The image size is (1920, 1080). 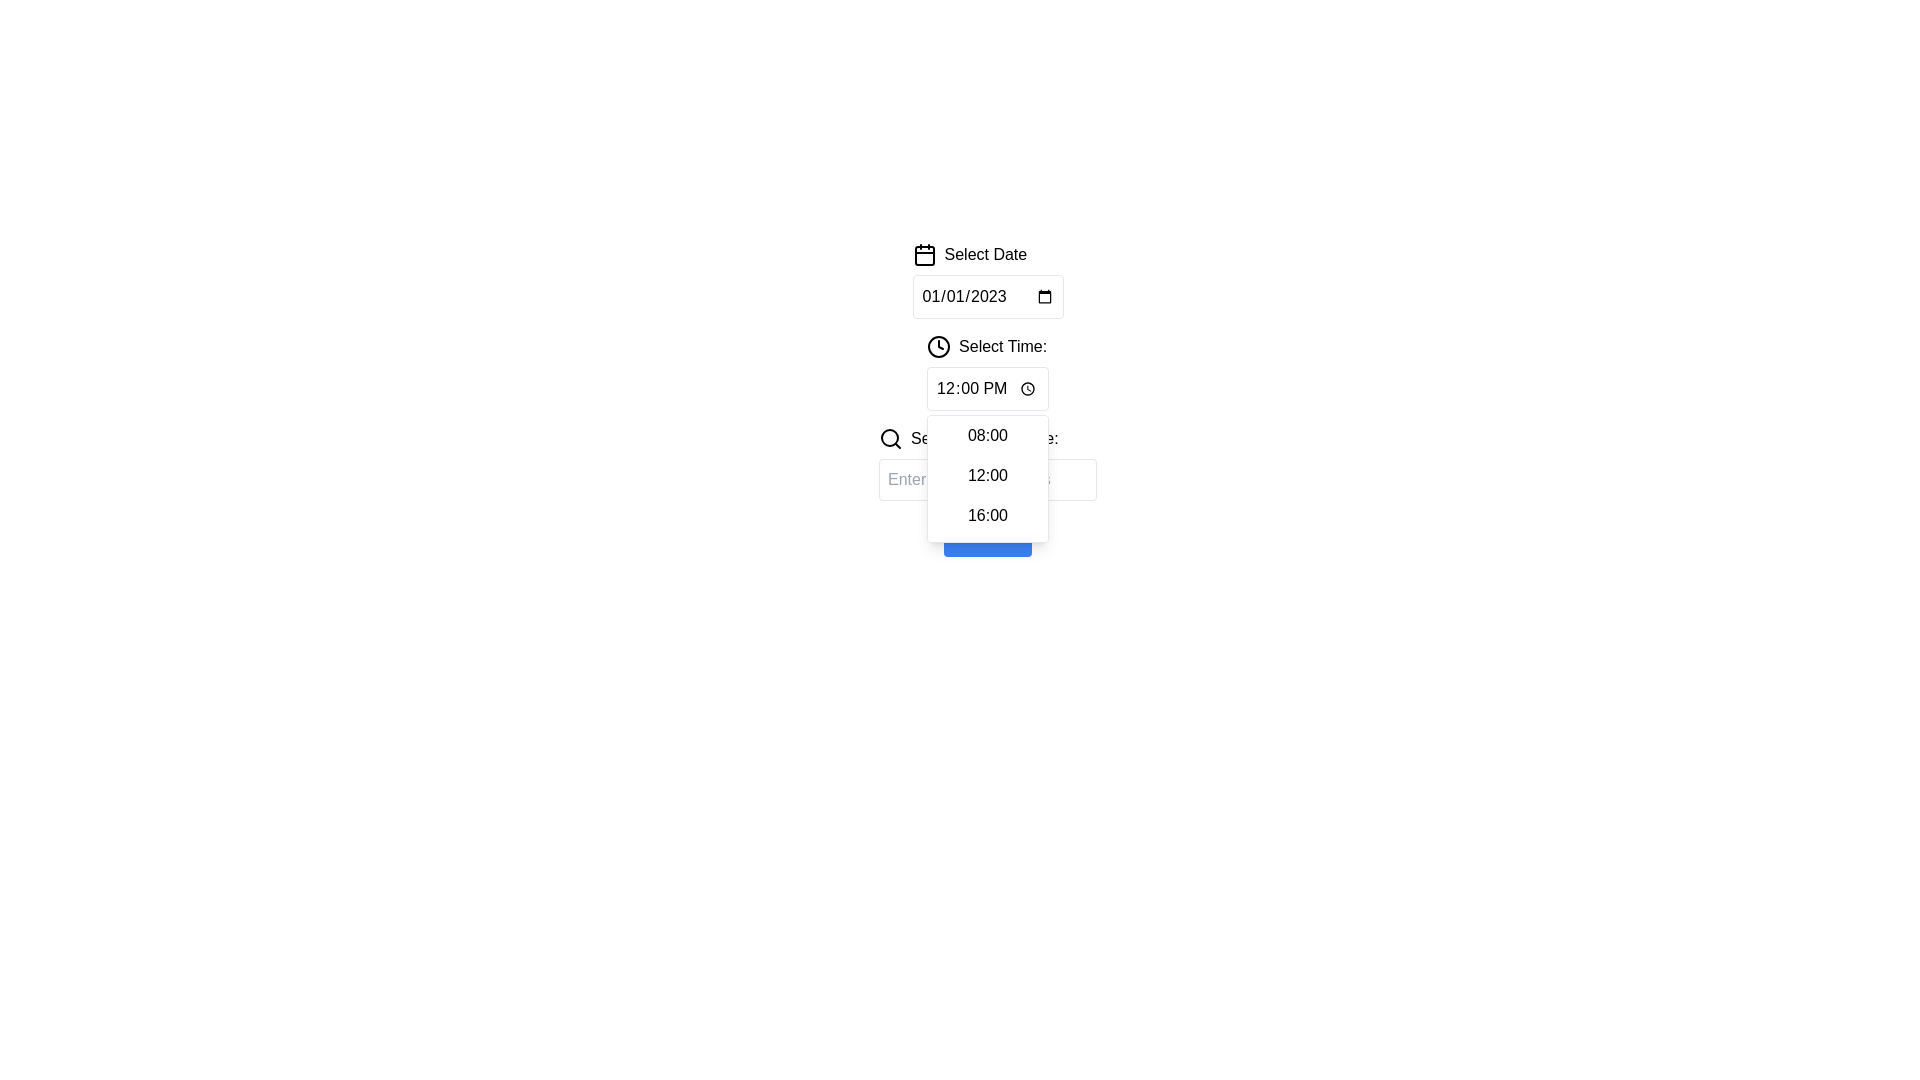 I want to click on the dropdown menu beneath the 'Select Time' input field, so click(x=988, y=478).